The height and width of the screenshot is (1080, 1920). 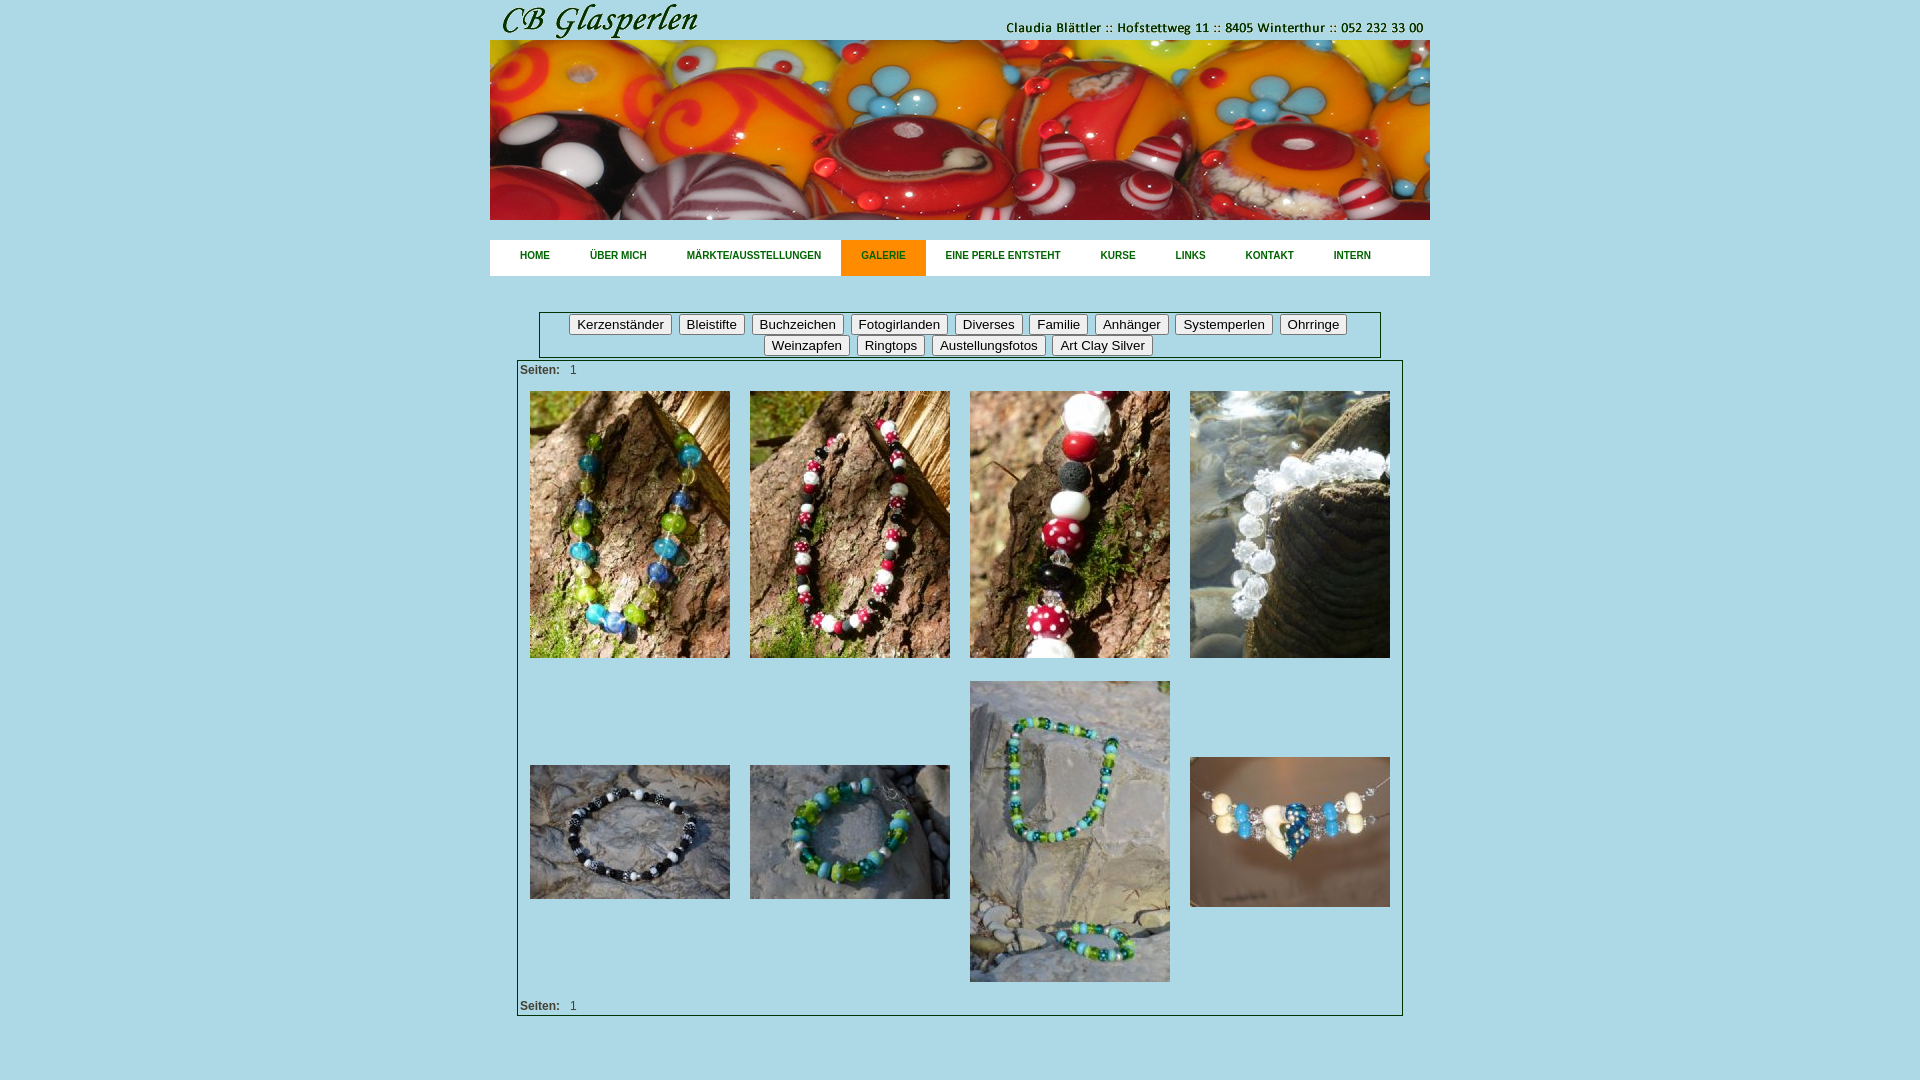 What do you see at coordinates (806, 344) in the screenshot?
I see `'Weinzapfen'` at bounding box center [806, 344].